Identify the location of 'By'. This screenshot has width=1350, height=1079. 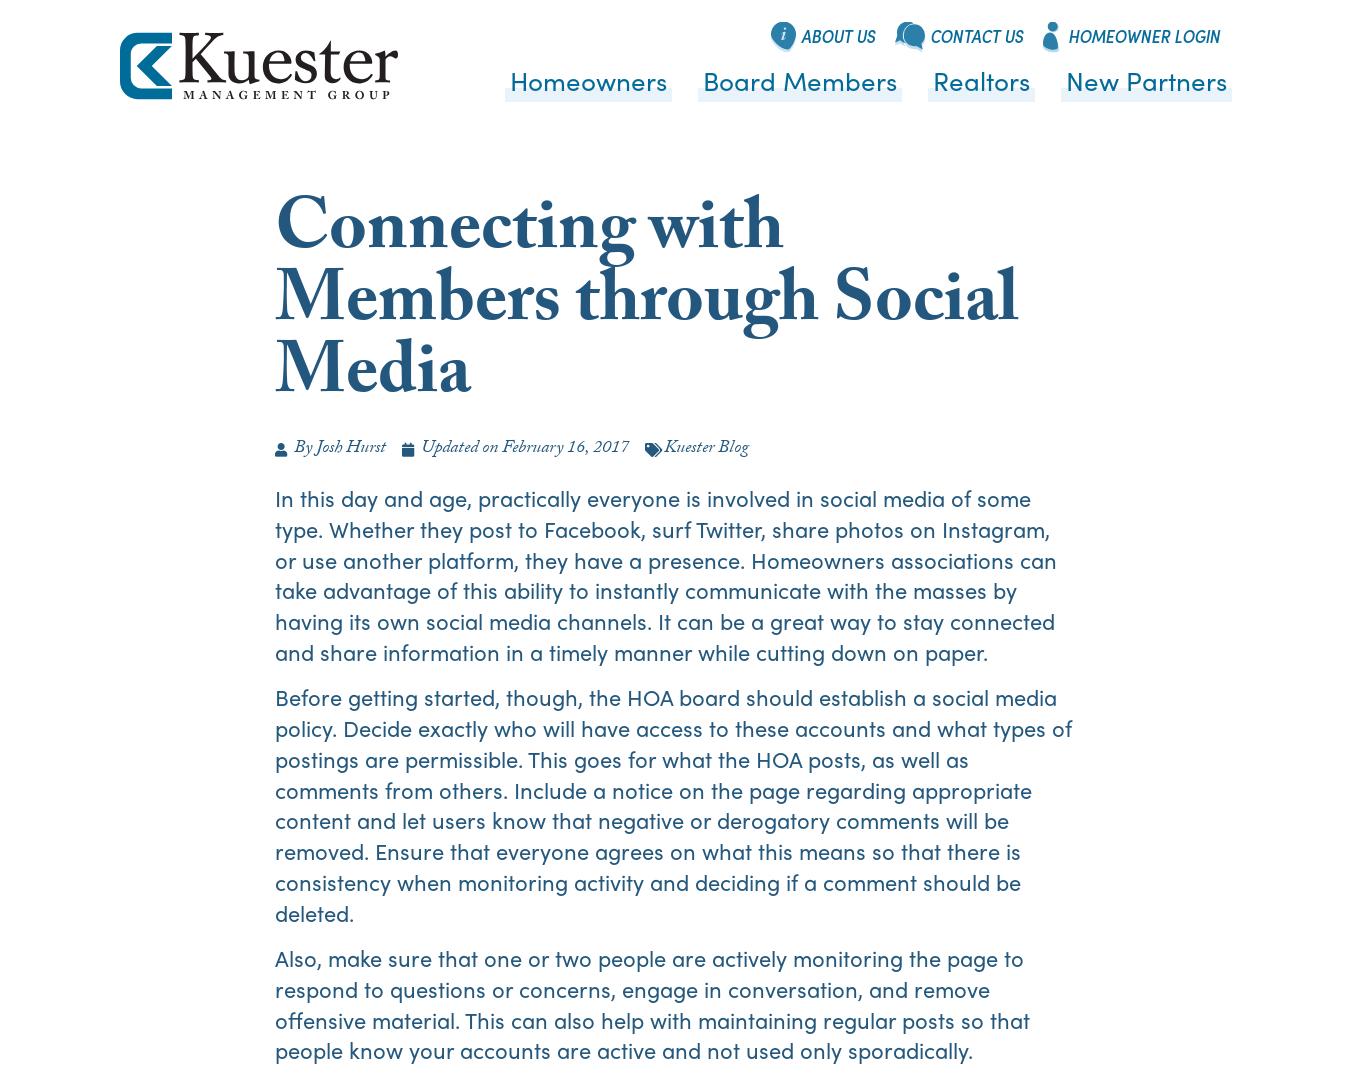
(301, 449).